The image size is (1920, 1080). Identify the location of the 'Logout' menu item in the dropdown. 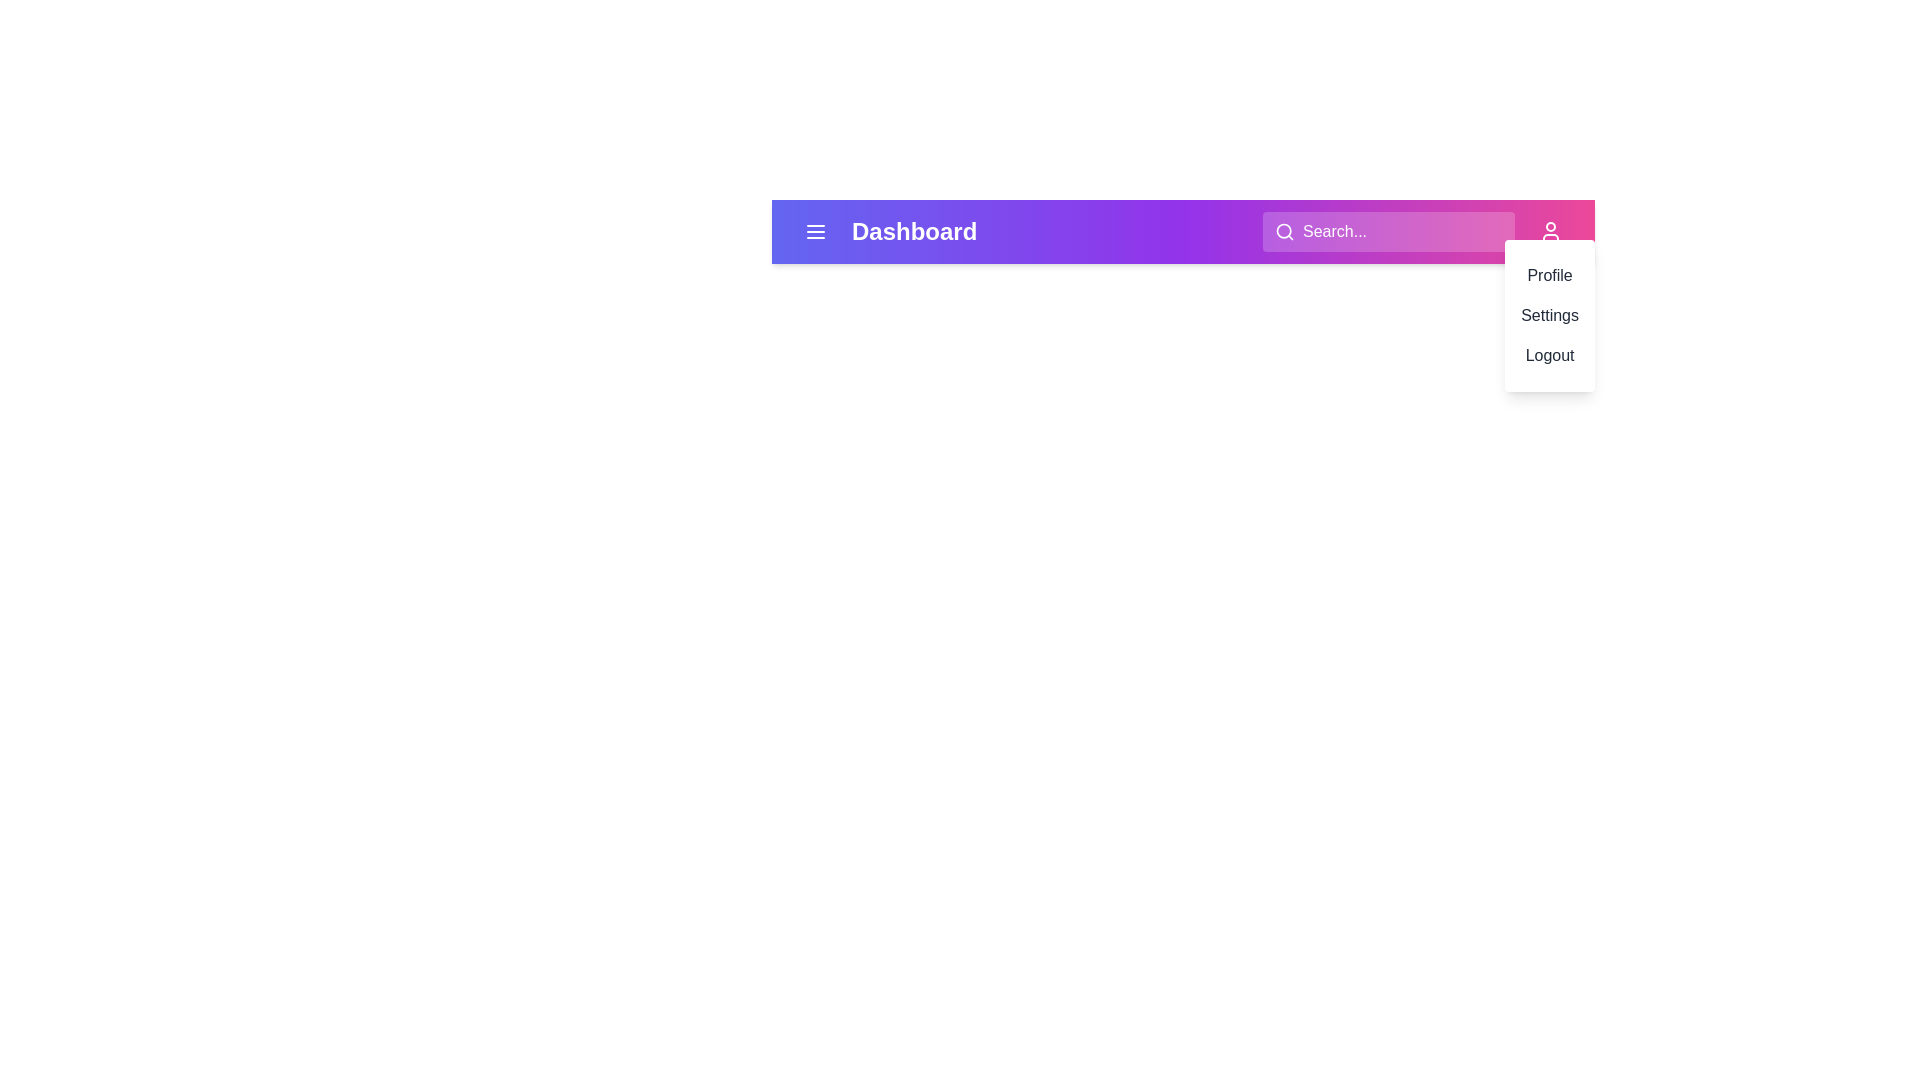
(1549, 354).